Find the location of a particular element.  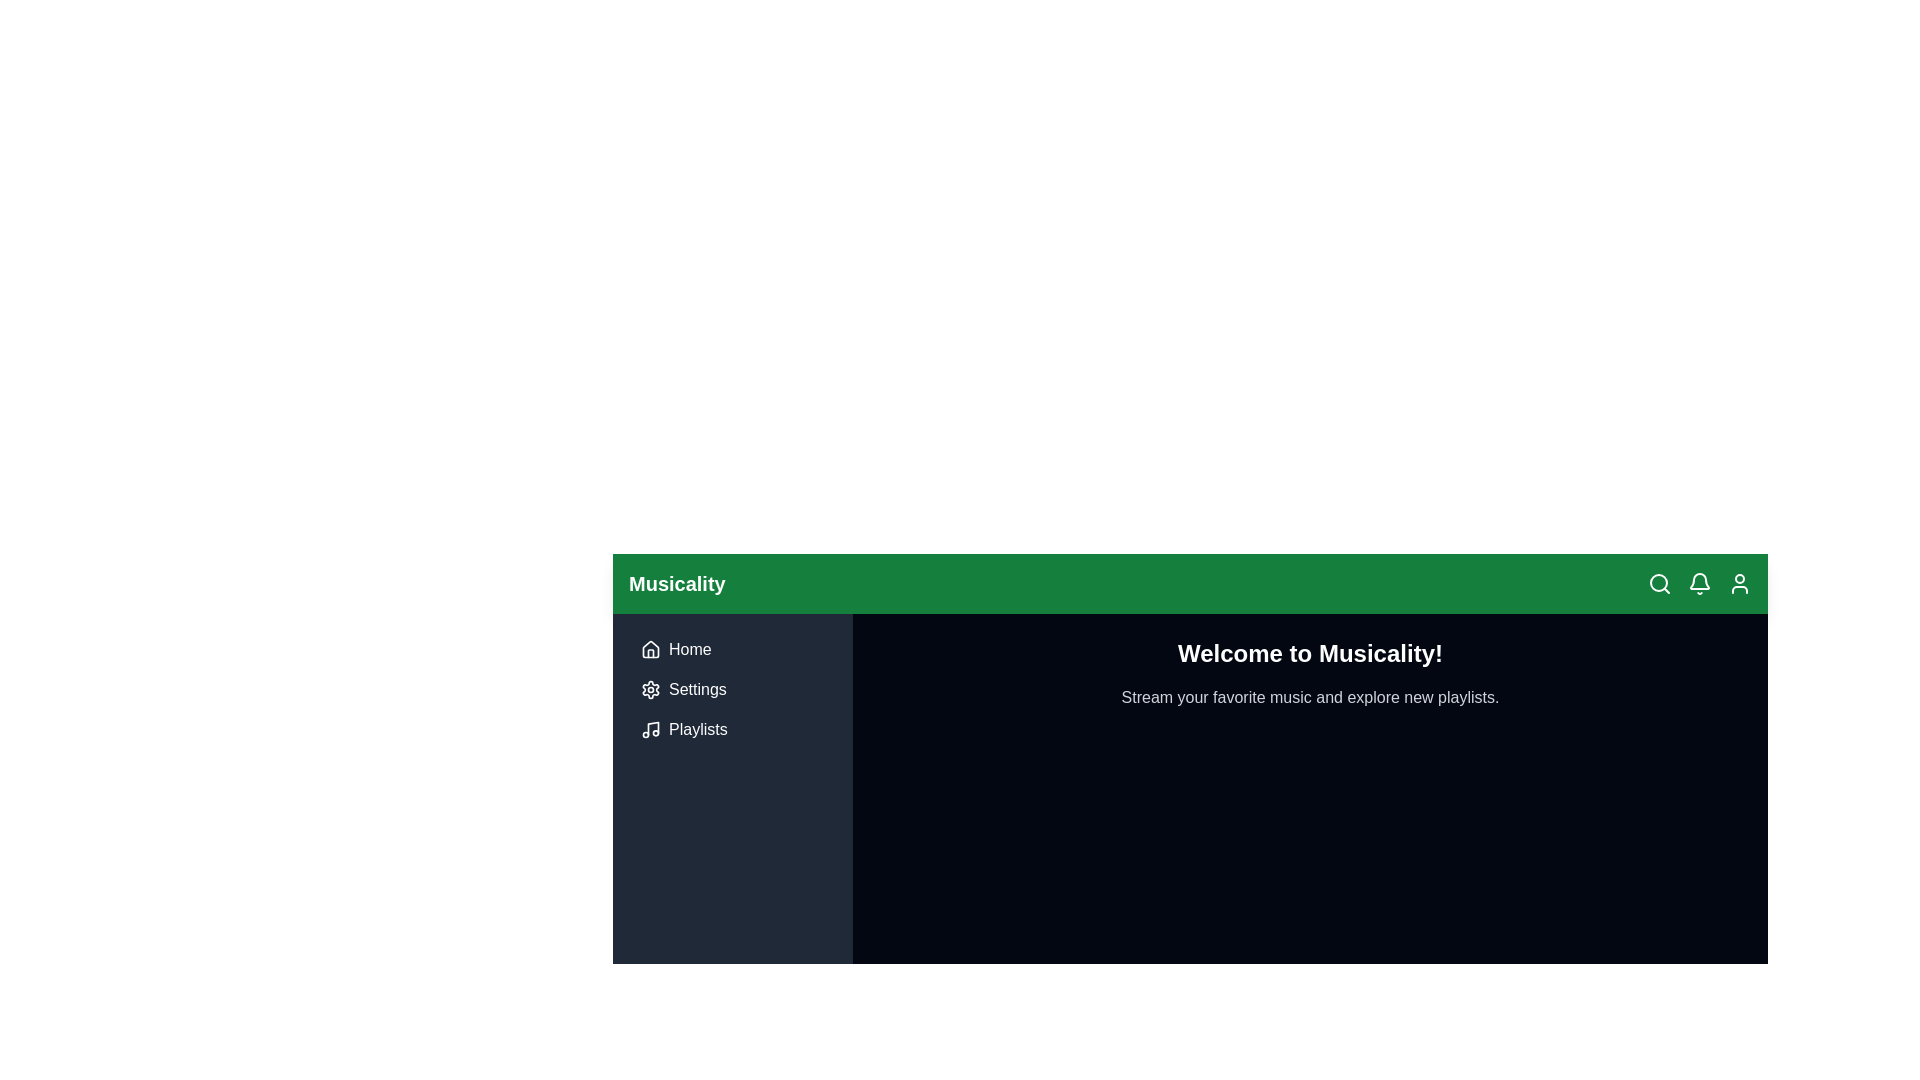

the 'Home' text label in the left navigation panel, which is styled in white against a dark background and is the first item in the vertical list of navigation options is located at coordinates (690, 650).